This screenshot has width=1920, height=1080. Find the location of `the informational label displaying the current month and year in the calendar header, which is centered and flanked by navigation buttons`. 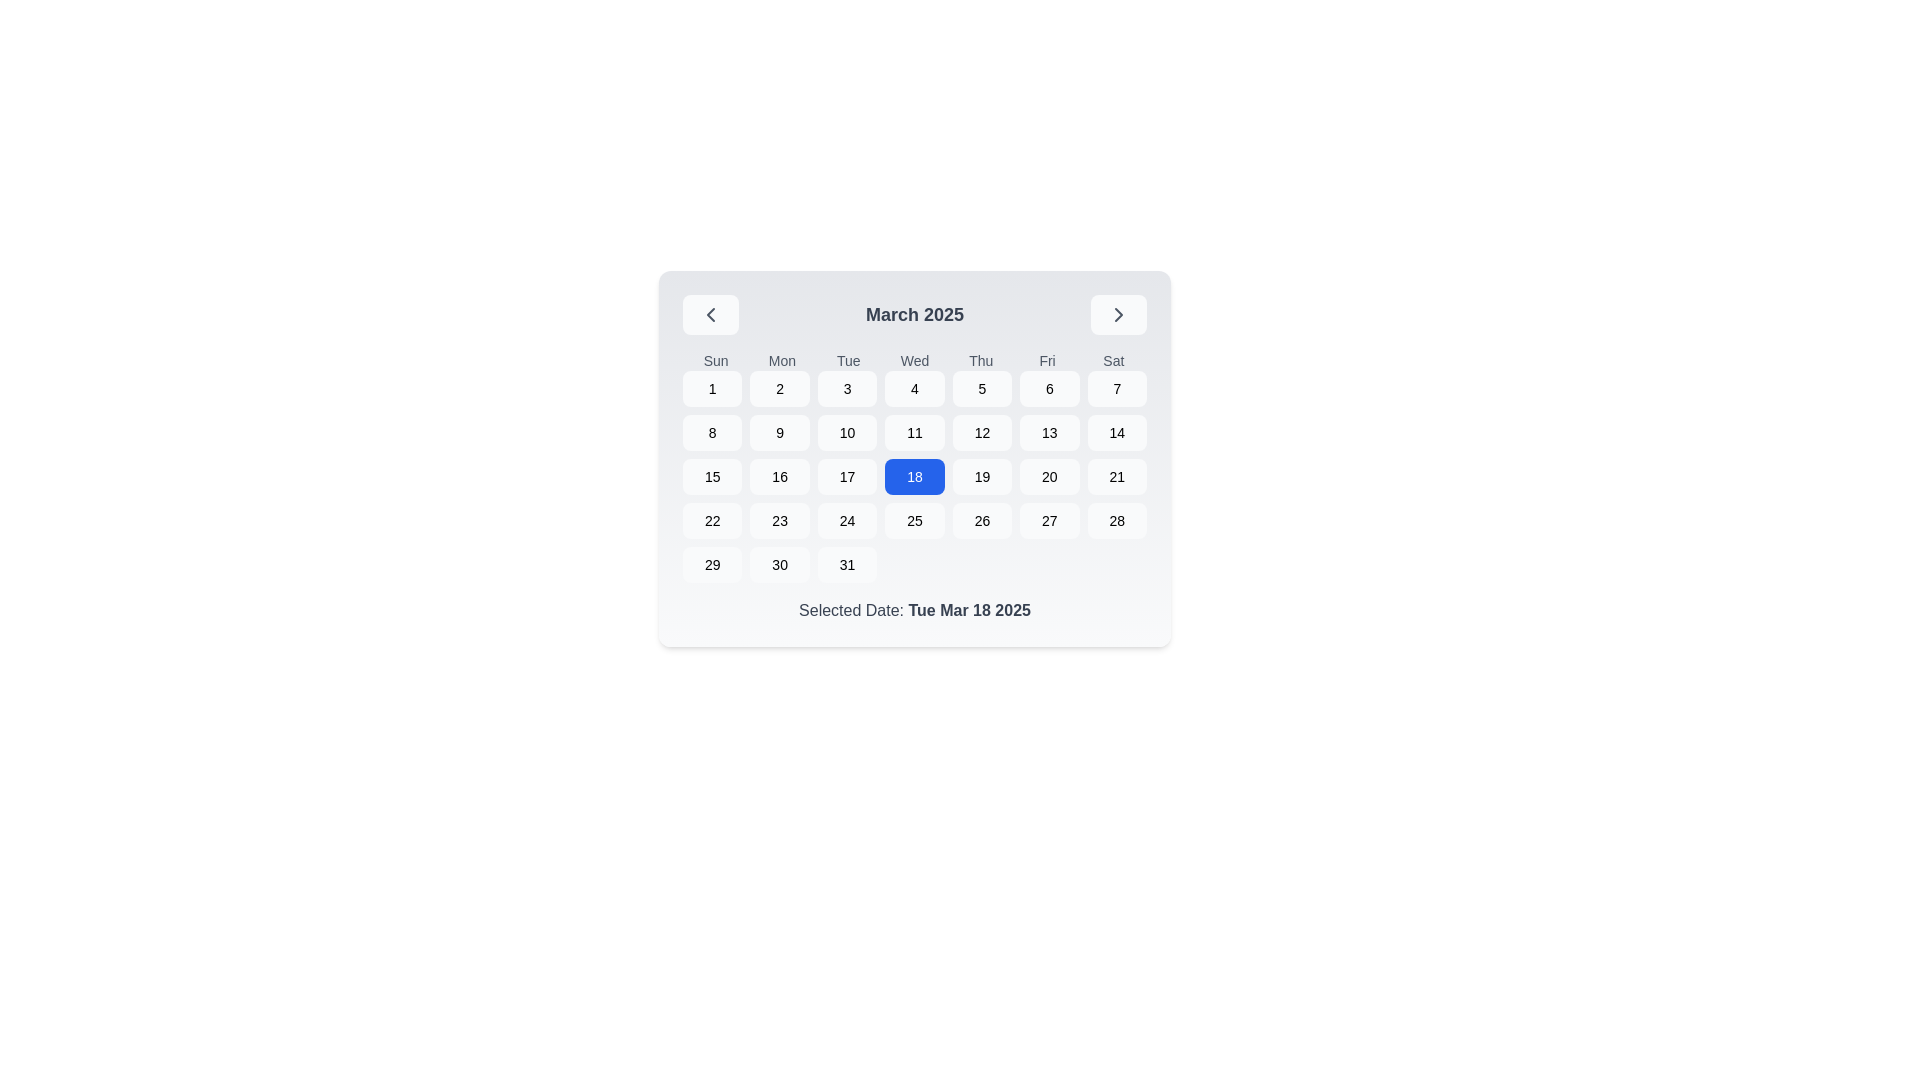

the informational label displaying the current month and year in the calendar header, which is centered and flanked by navigation buttons is located at coordinates (914, 315).